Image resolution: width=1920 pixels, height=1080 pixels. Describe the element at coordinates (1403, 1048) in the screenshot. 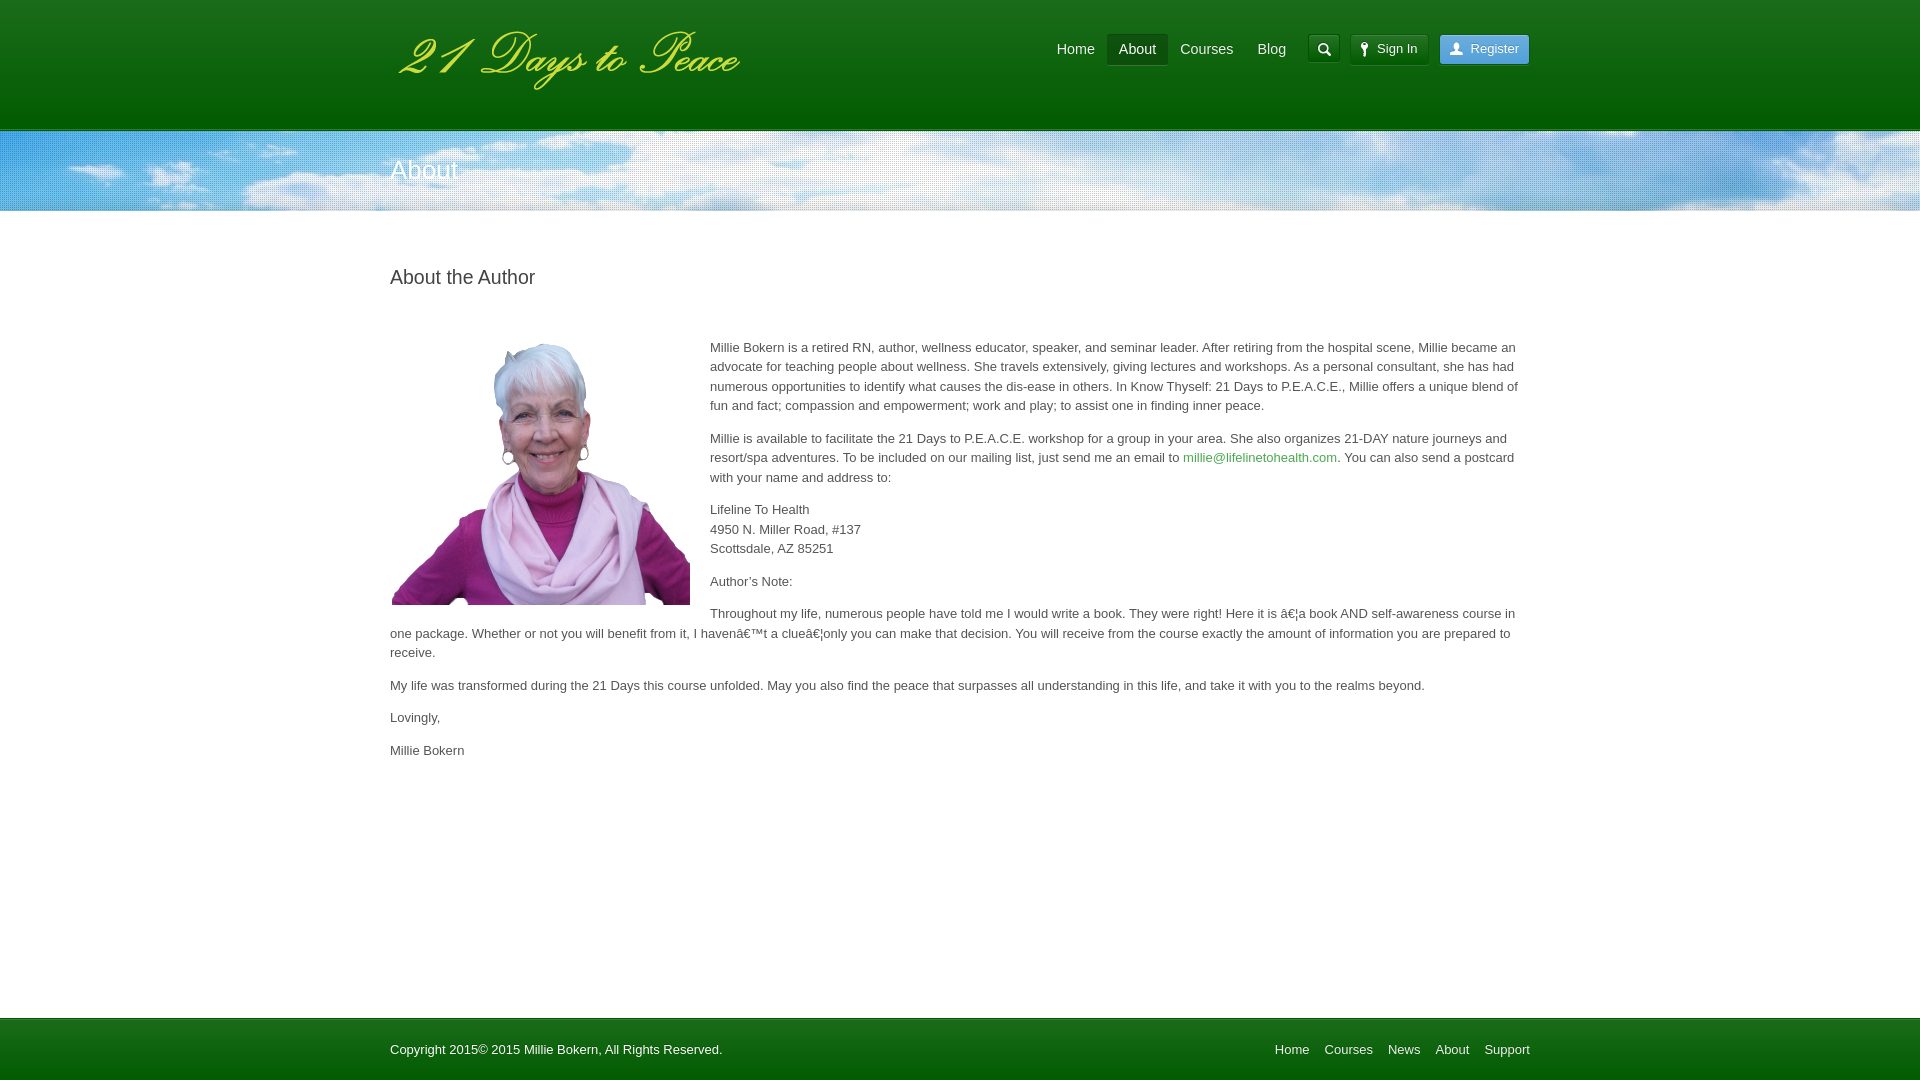

I see `'News'` at that location.